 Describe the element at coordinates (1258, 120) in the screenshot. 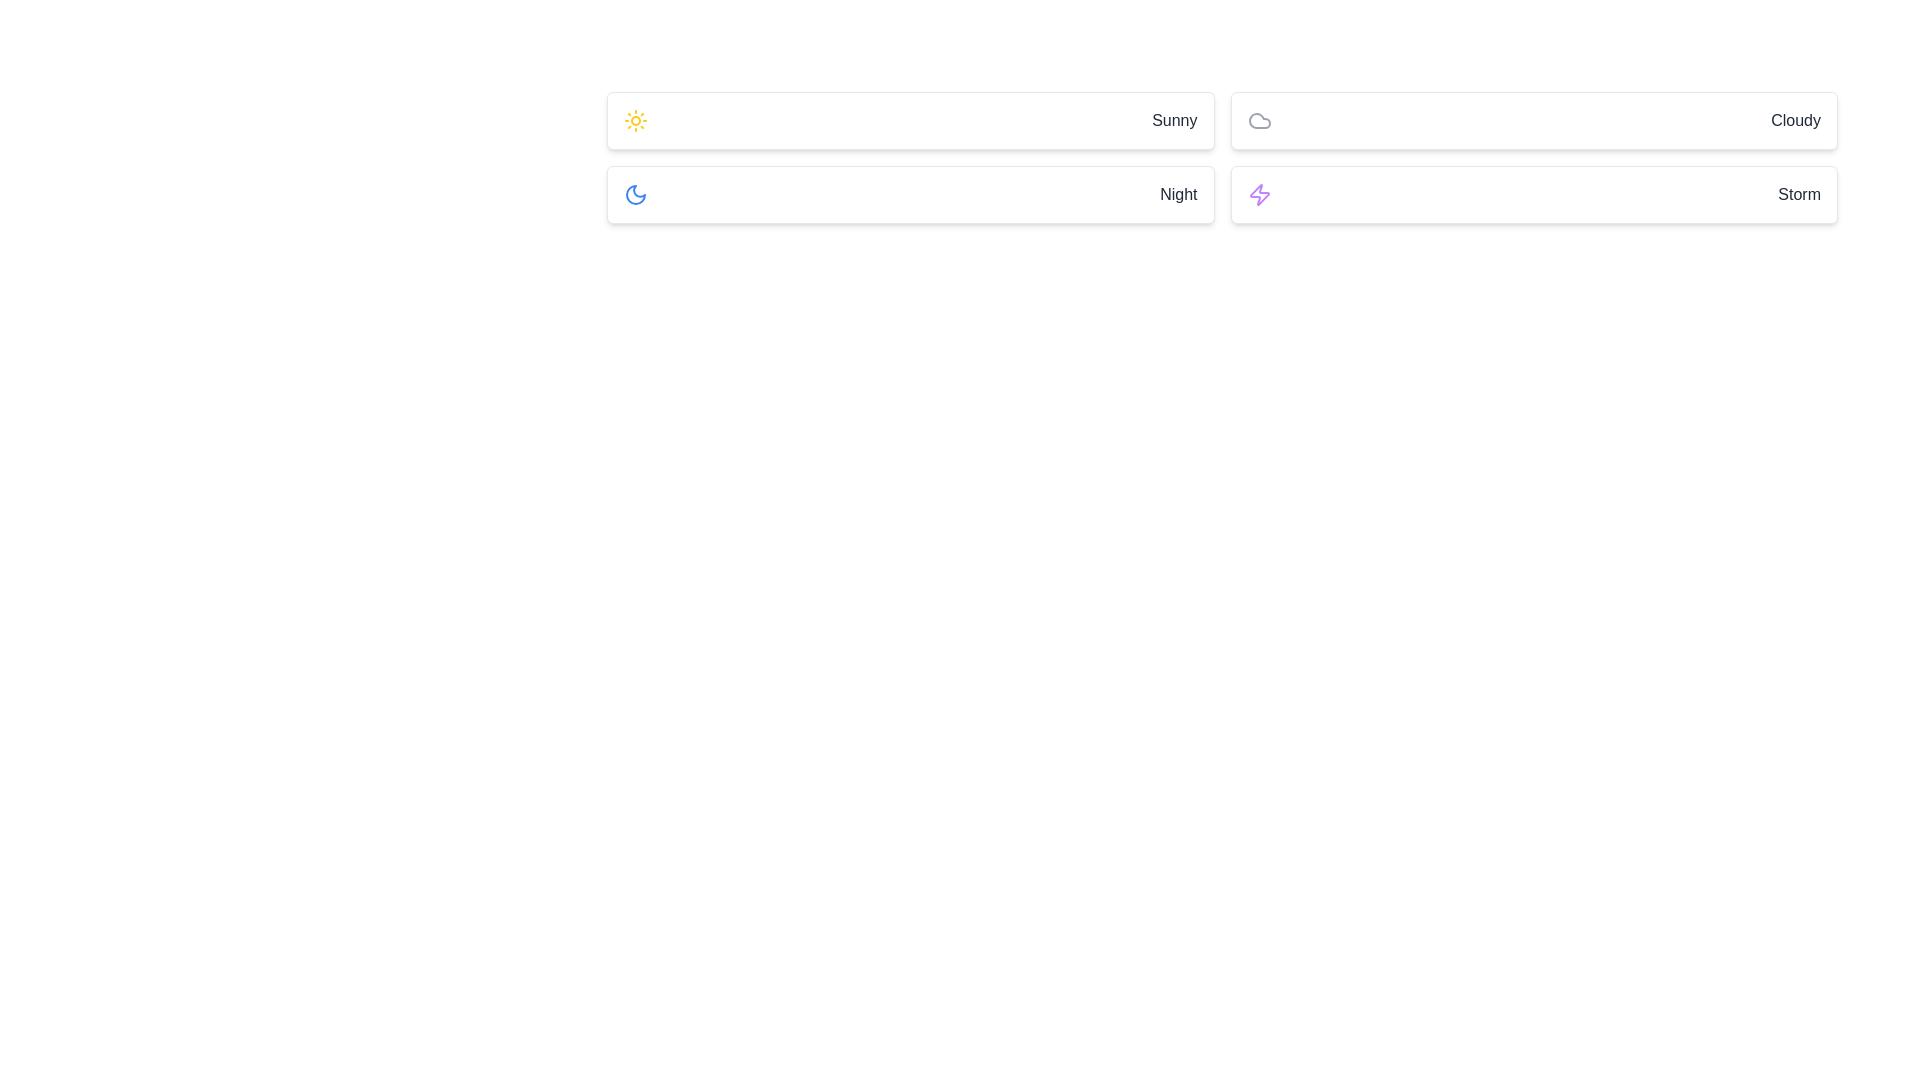

I see `the decorative cloud icon located in the top-right part of the grouped cards, adjacent to the 'Cloudy' text label` at that location.